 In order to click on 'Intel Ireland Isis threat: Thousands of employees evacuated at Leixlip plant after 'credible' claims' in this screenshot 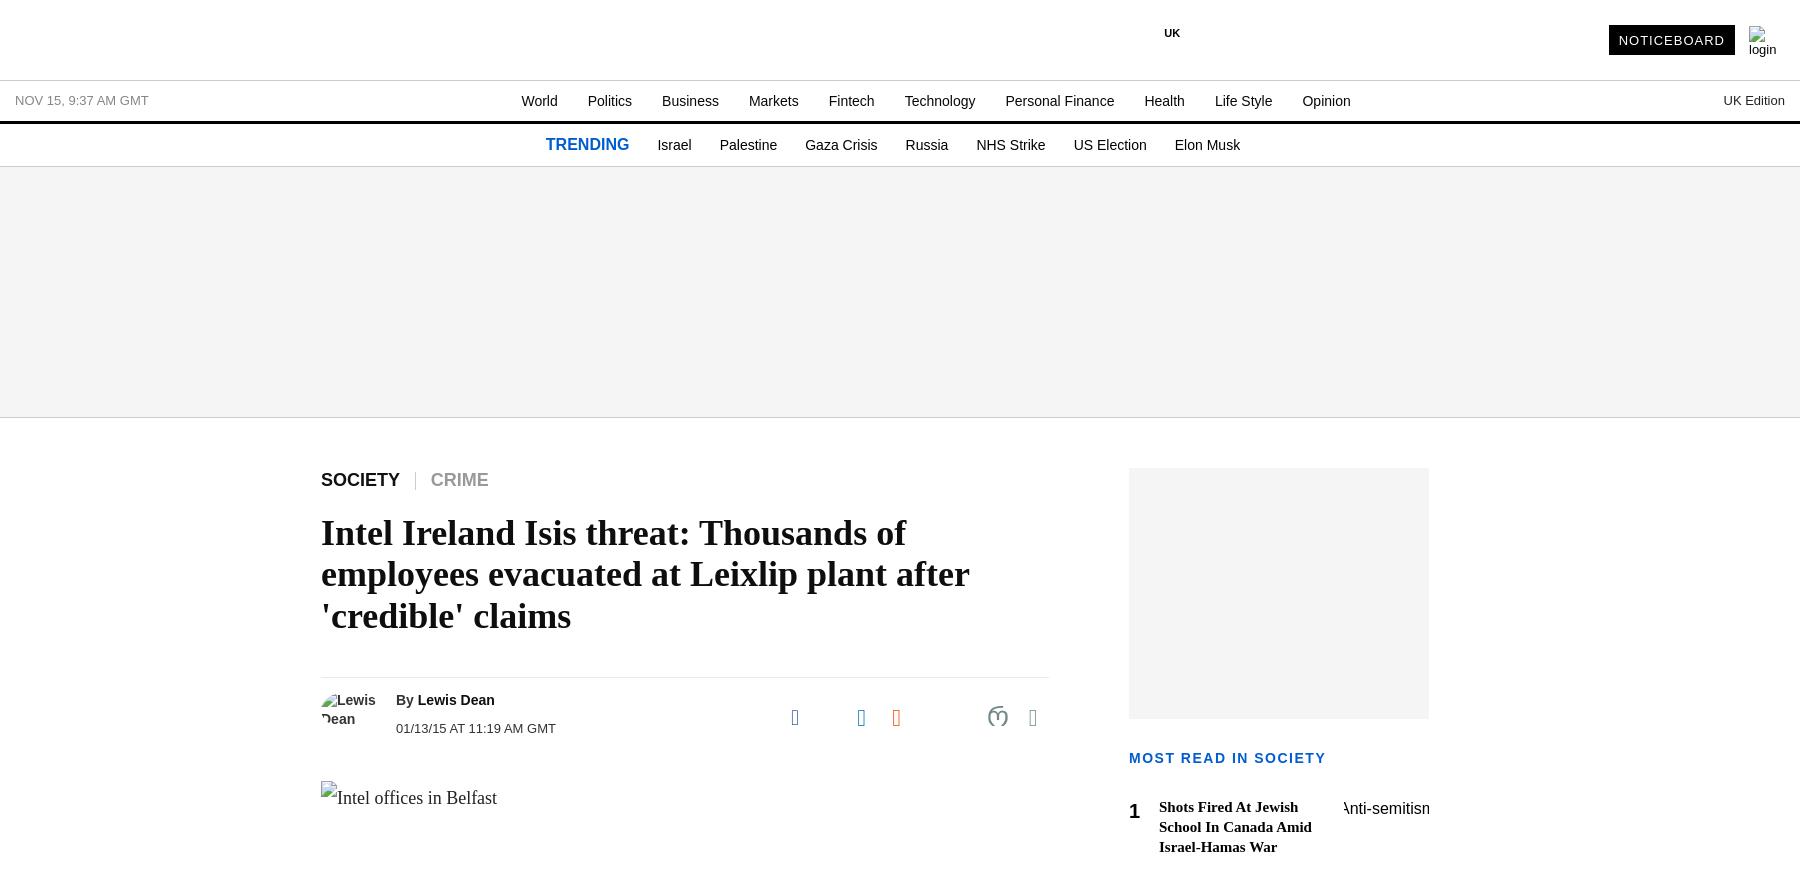, I will do `click(644, 573)`.